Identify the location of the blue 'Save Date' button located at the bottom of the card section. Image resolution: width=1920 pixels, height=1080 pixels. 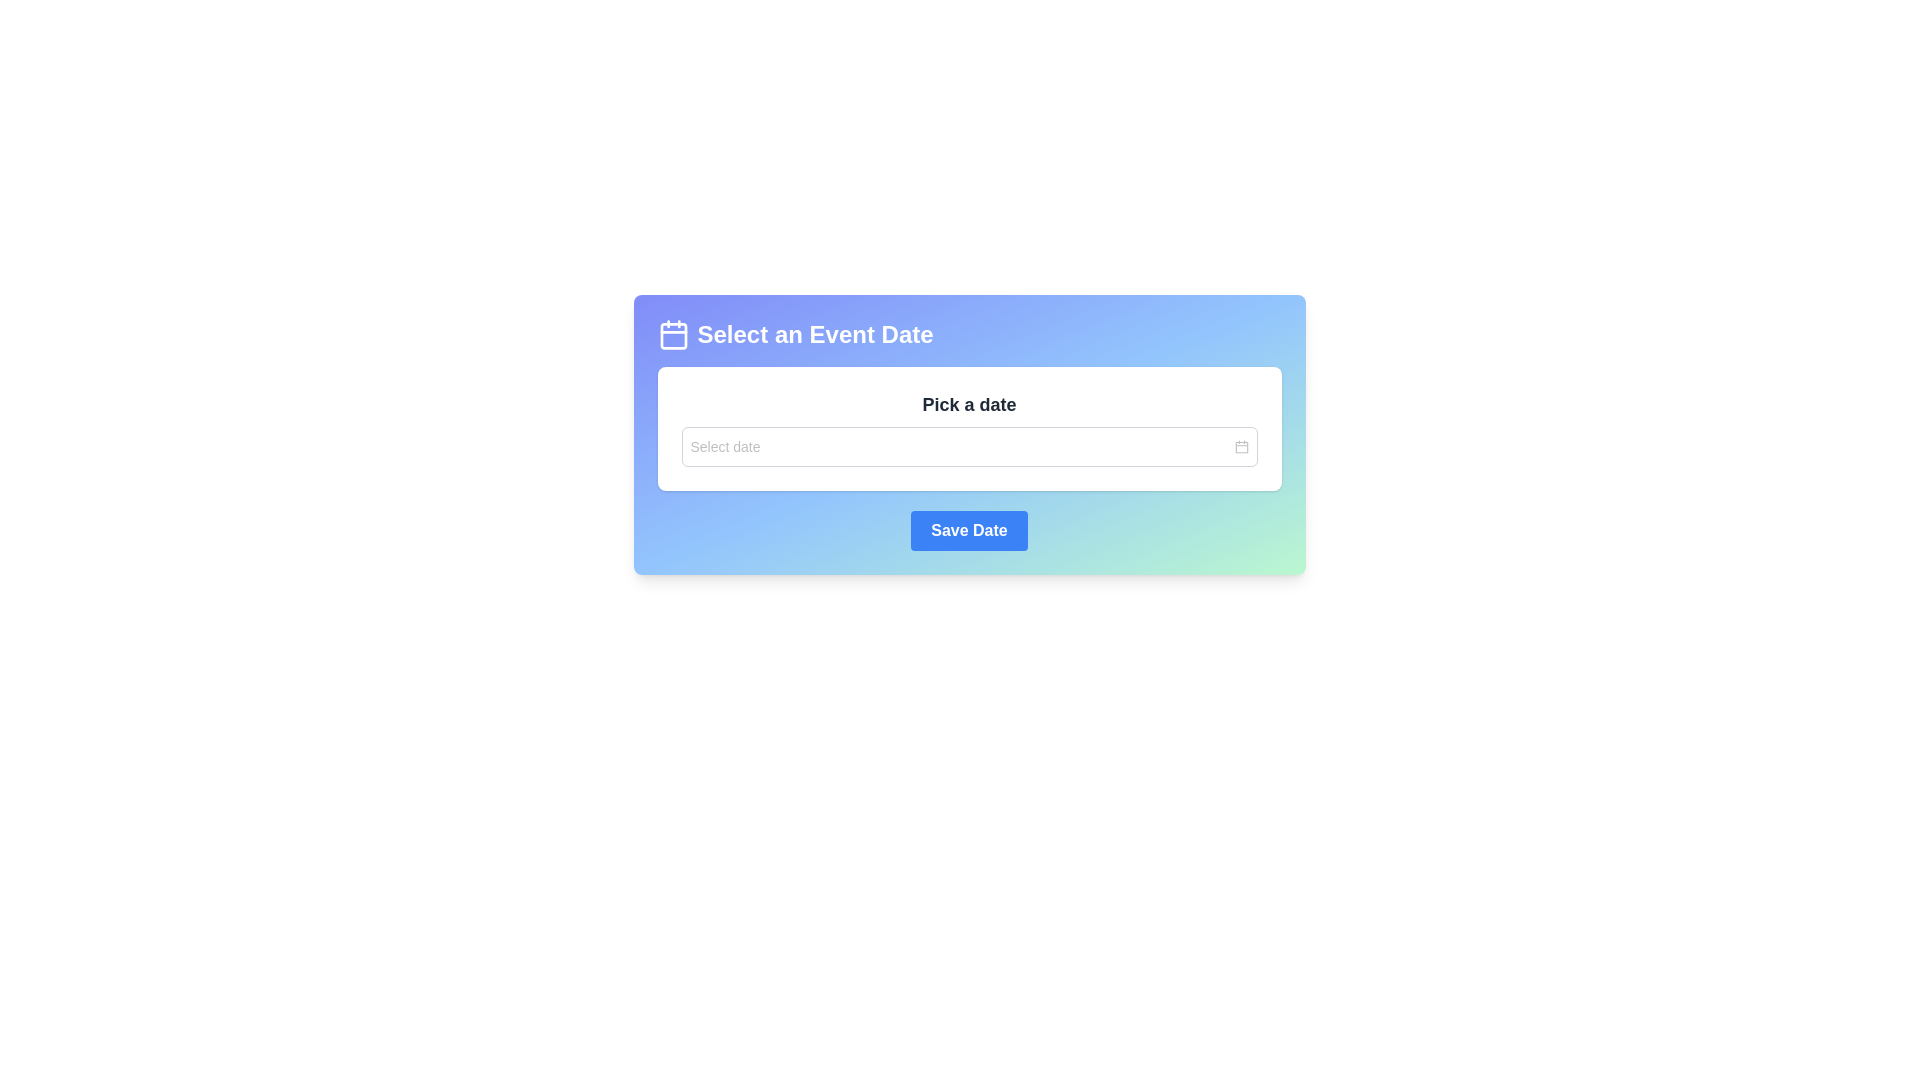
(969, 530).